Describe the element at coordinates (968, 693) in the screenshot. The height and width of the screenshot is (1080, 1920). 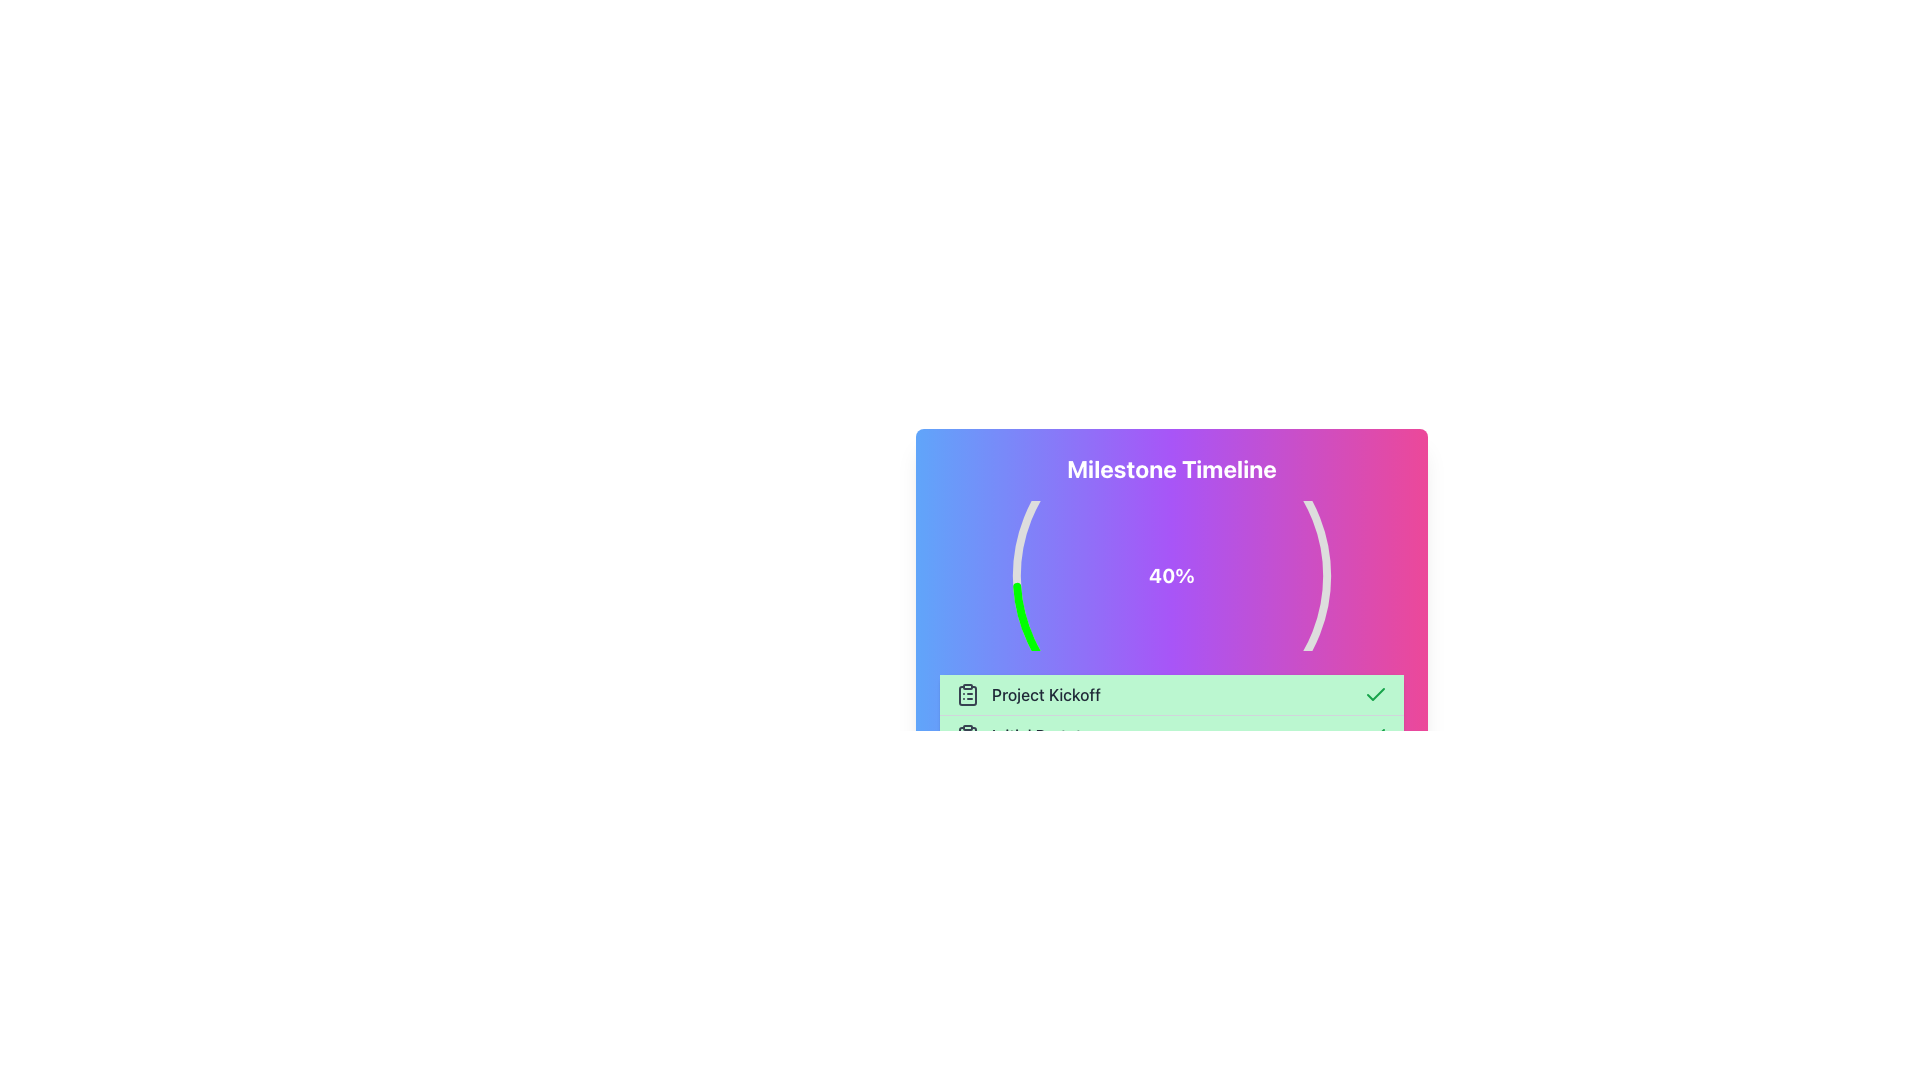
I see `the leftmost icon in the green-highlighted row that represents the 'Project Kickoff' project` at that location.